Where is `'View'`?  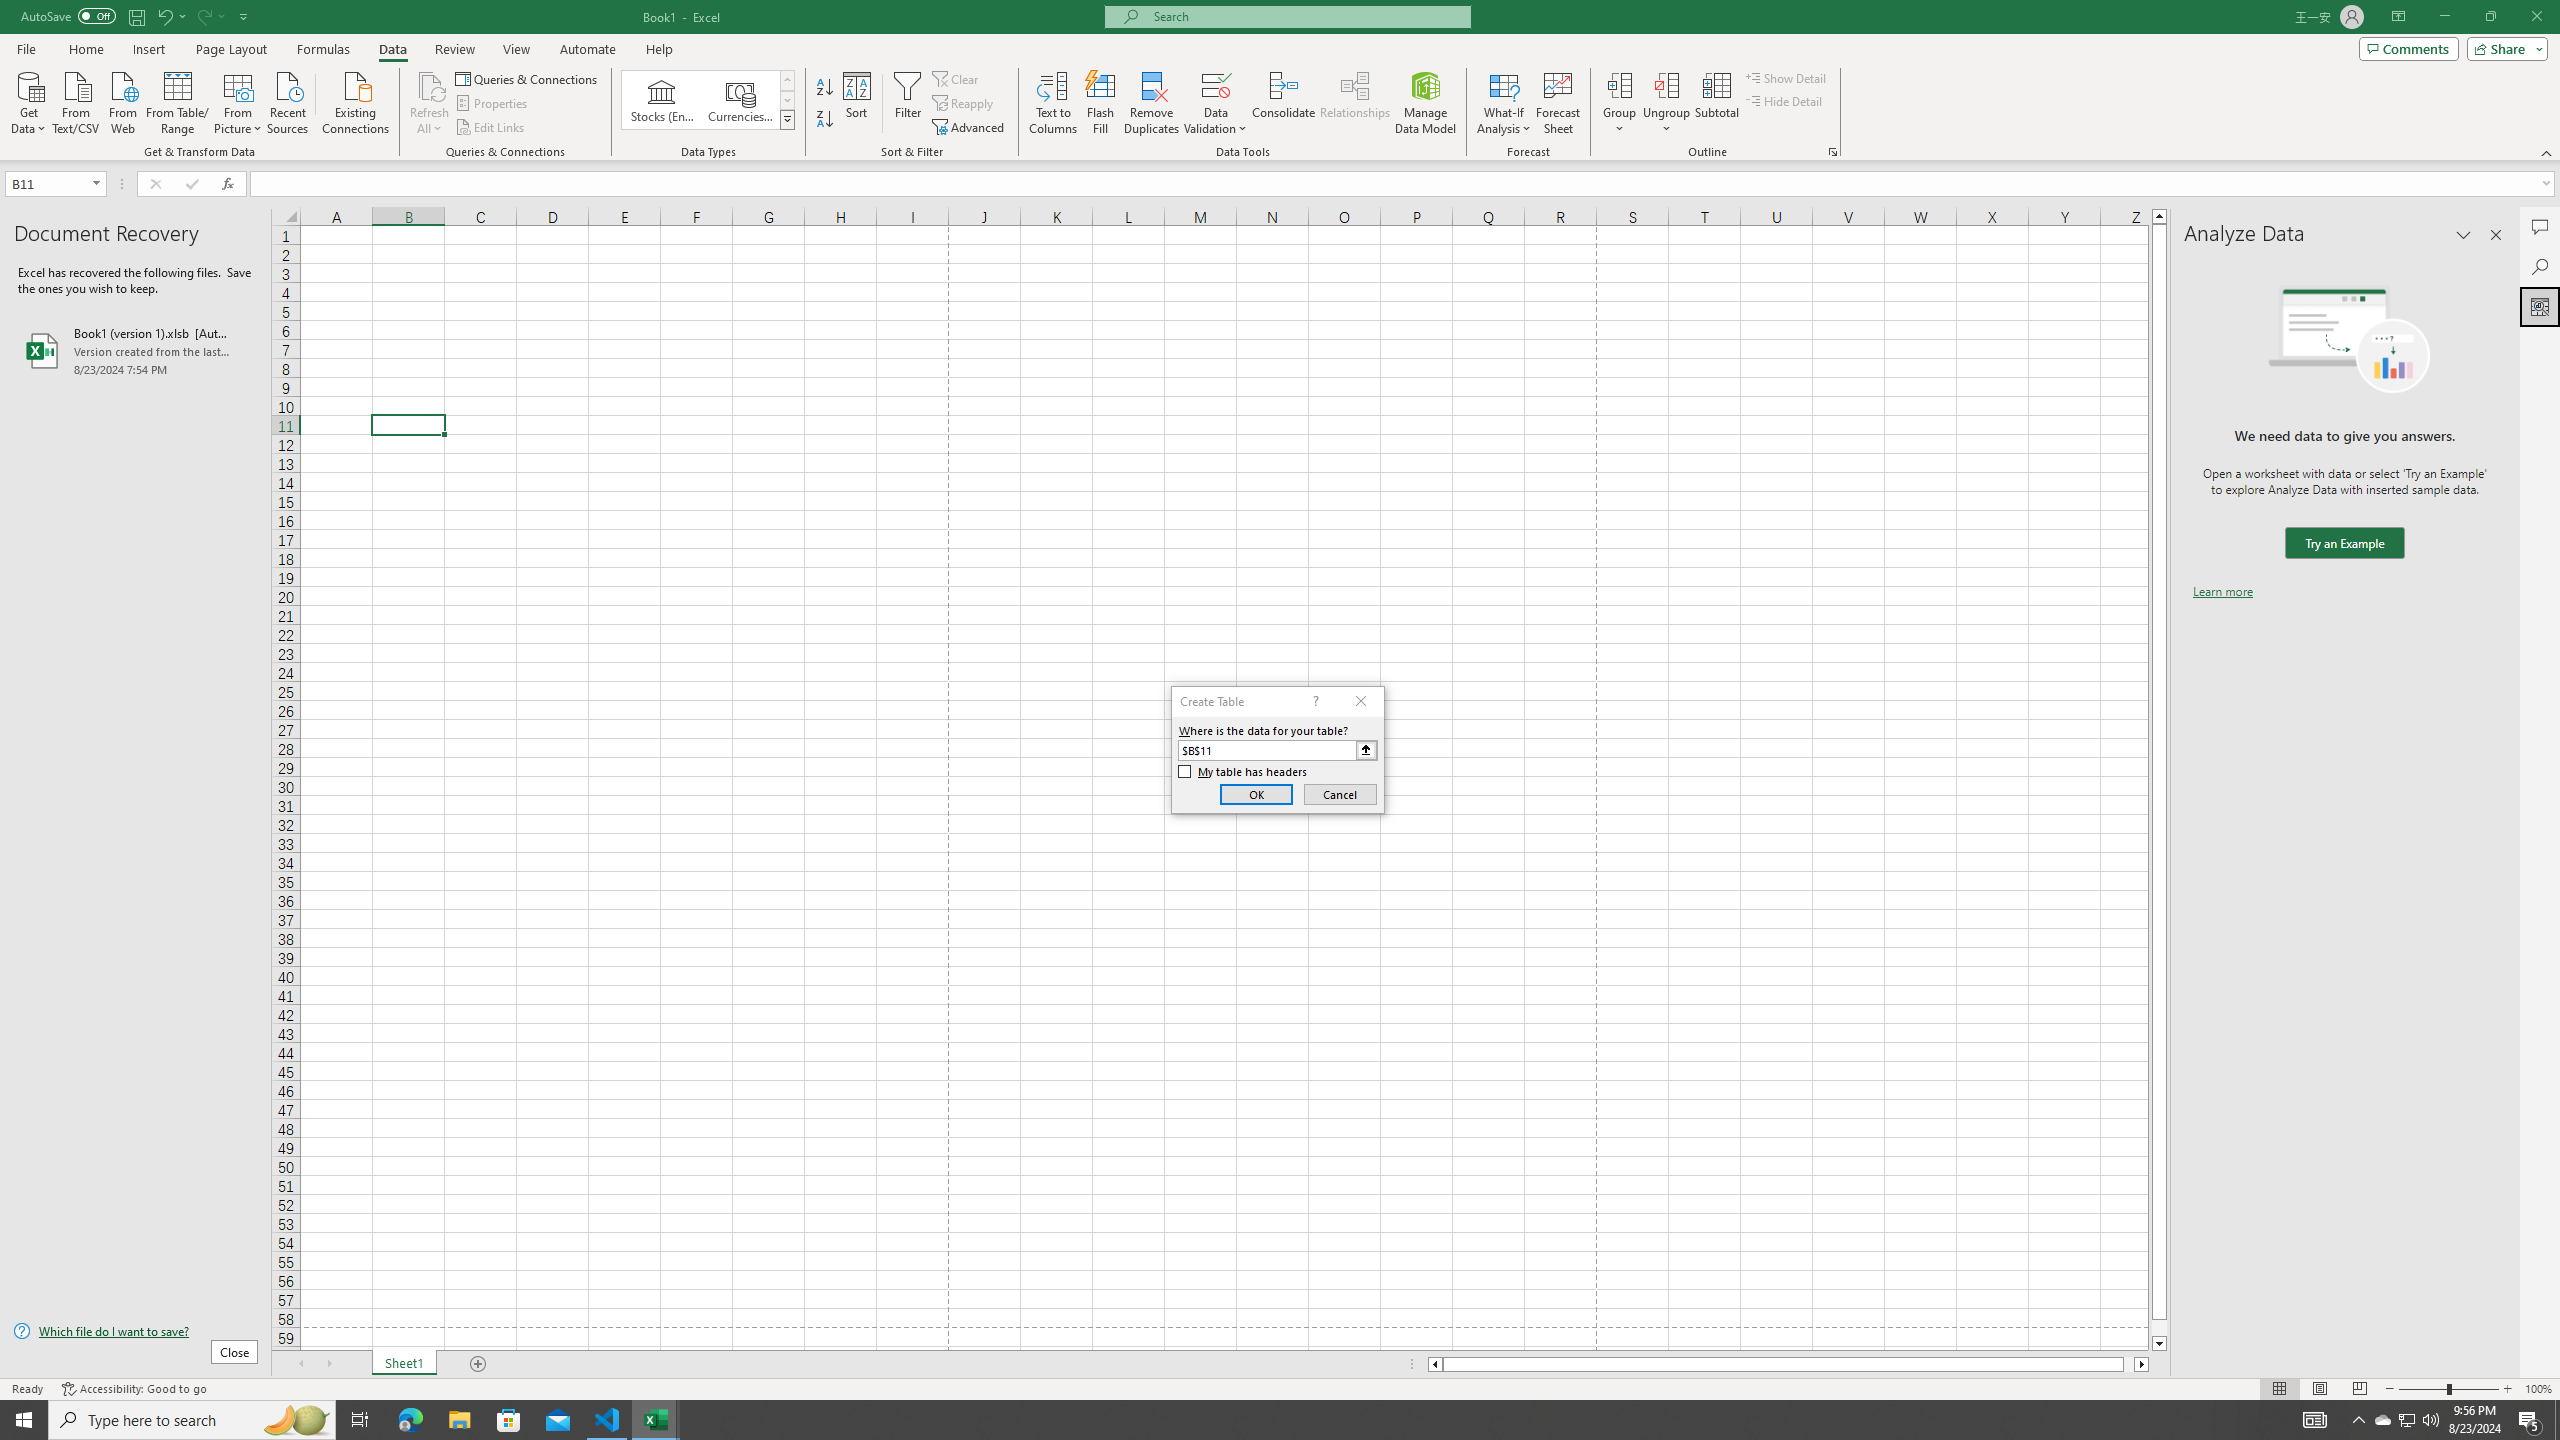
'View' is located at coordinates (514, 49).